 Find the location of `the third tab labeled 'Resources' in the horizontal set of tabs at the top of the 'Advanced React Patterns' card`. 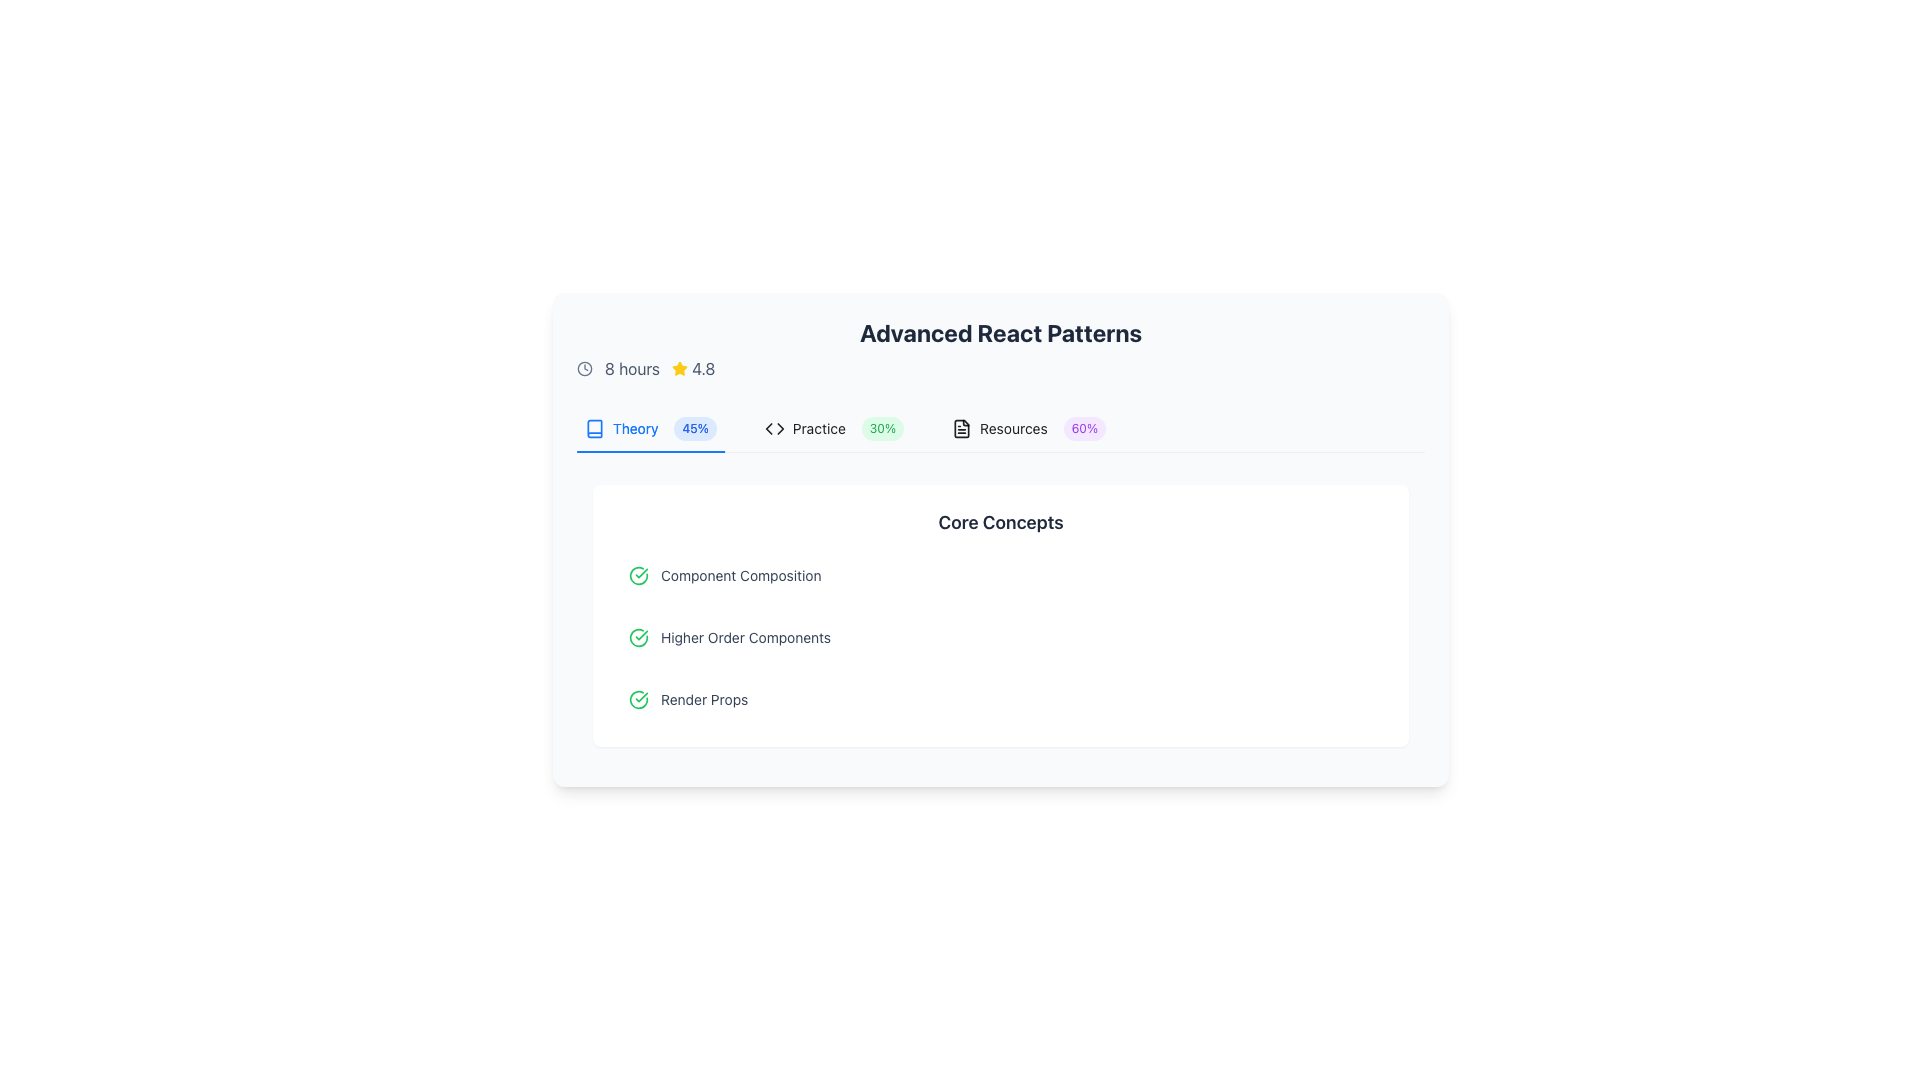

the third tab labeled 'Resources' in the horizontal set of tabs at the top of the 'Advanced React Patterns' card is located at coordinates (1029, 427).